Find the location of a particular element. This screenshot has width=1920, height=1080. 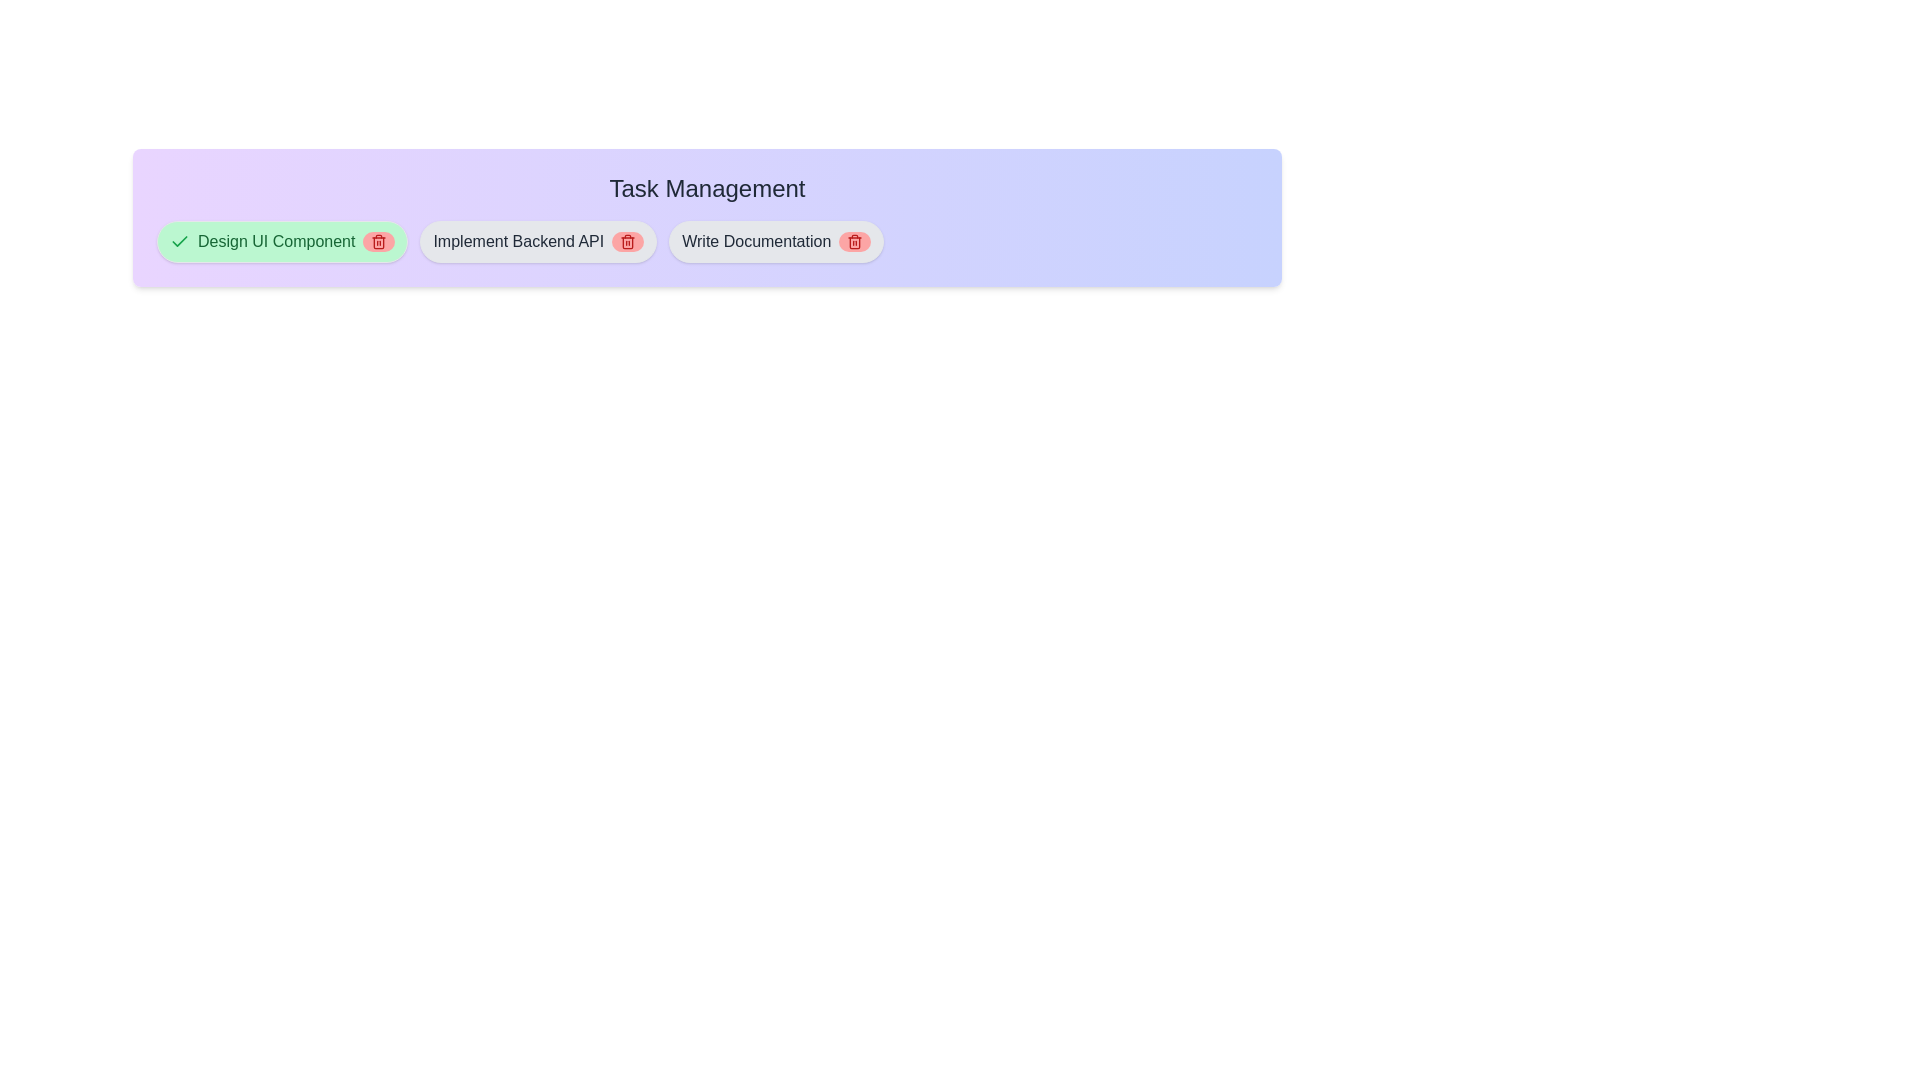

delete button for the task Design UI Component is located at coordinates (379, 241).